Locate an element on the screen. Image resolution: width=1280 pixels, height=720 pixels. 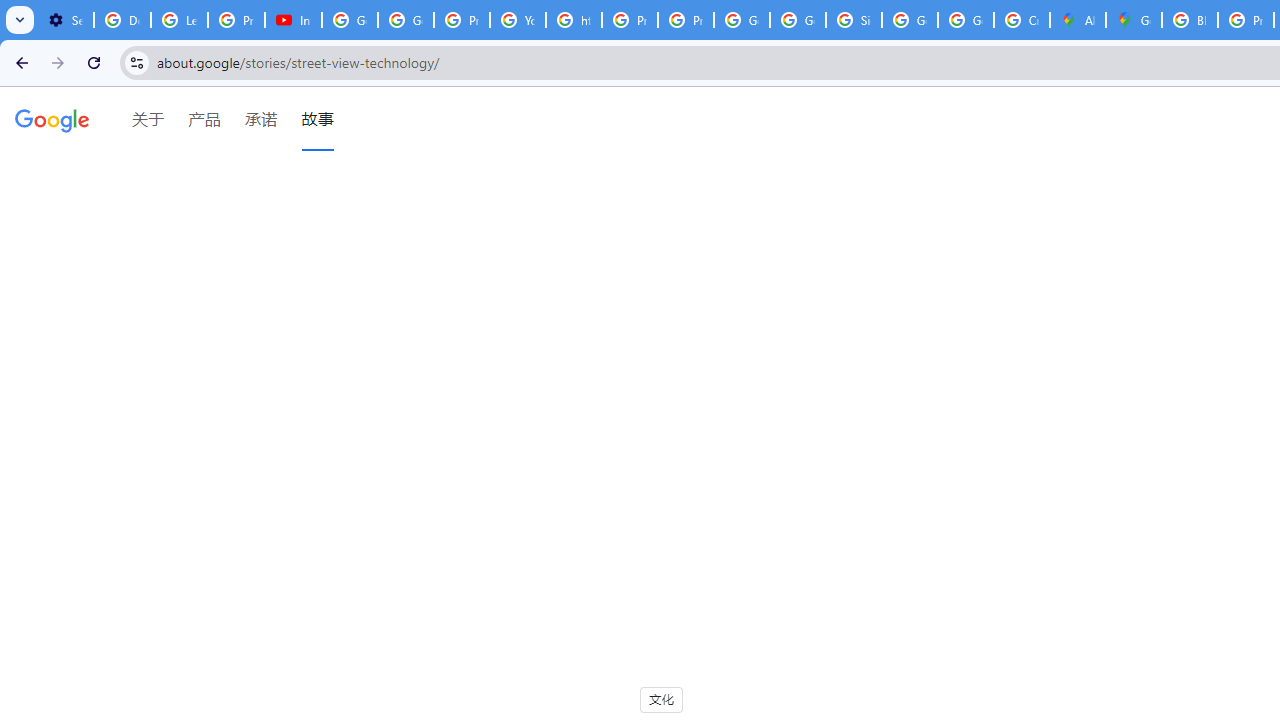
'https://scholar.google.com/' is located at coordinates (573, 20).